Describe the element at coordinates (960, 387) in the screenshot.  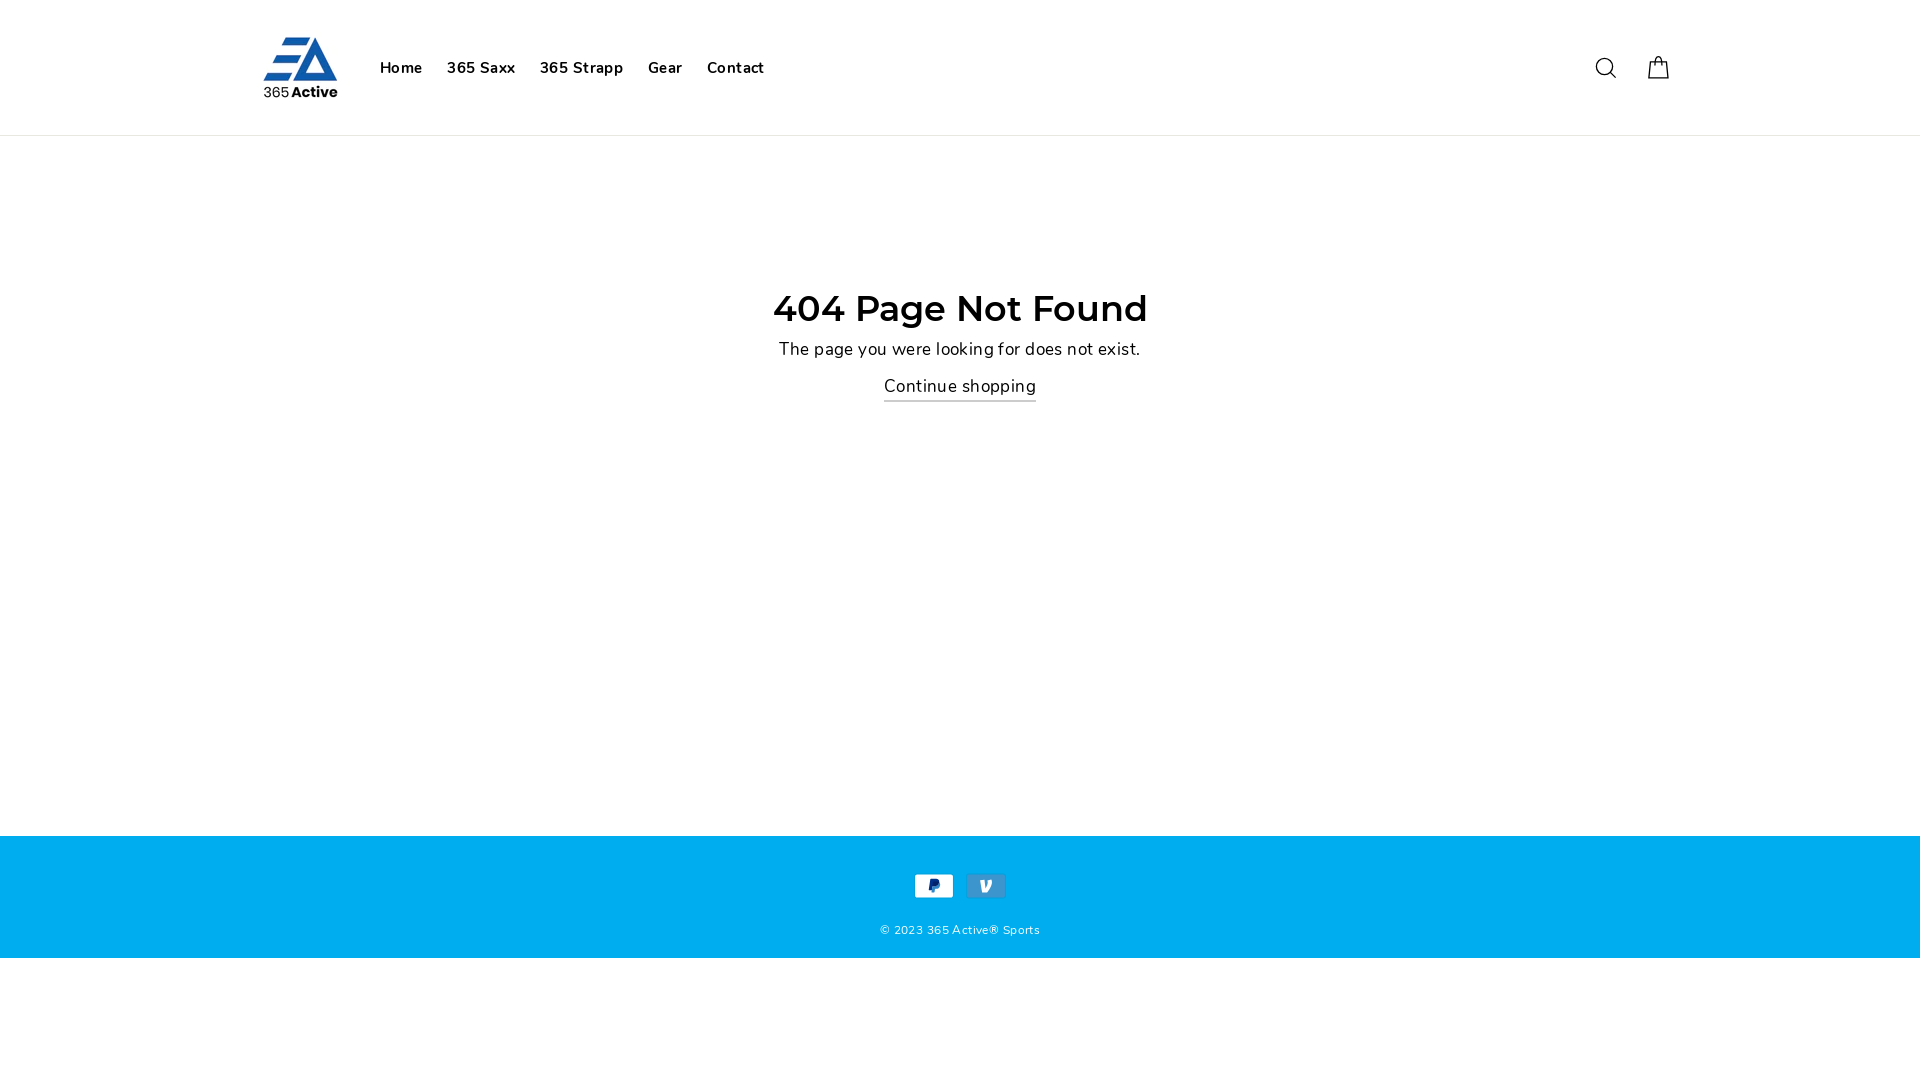
I see `'Continue shopping'` at that location.